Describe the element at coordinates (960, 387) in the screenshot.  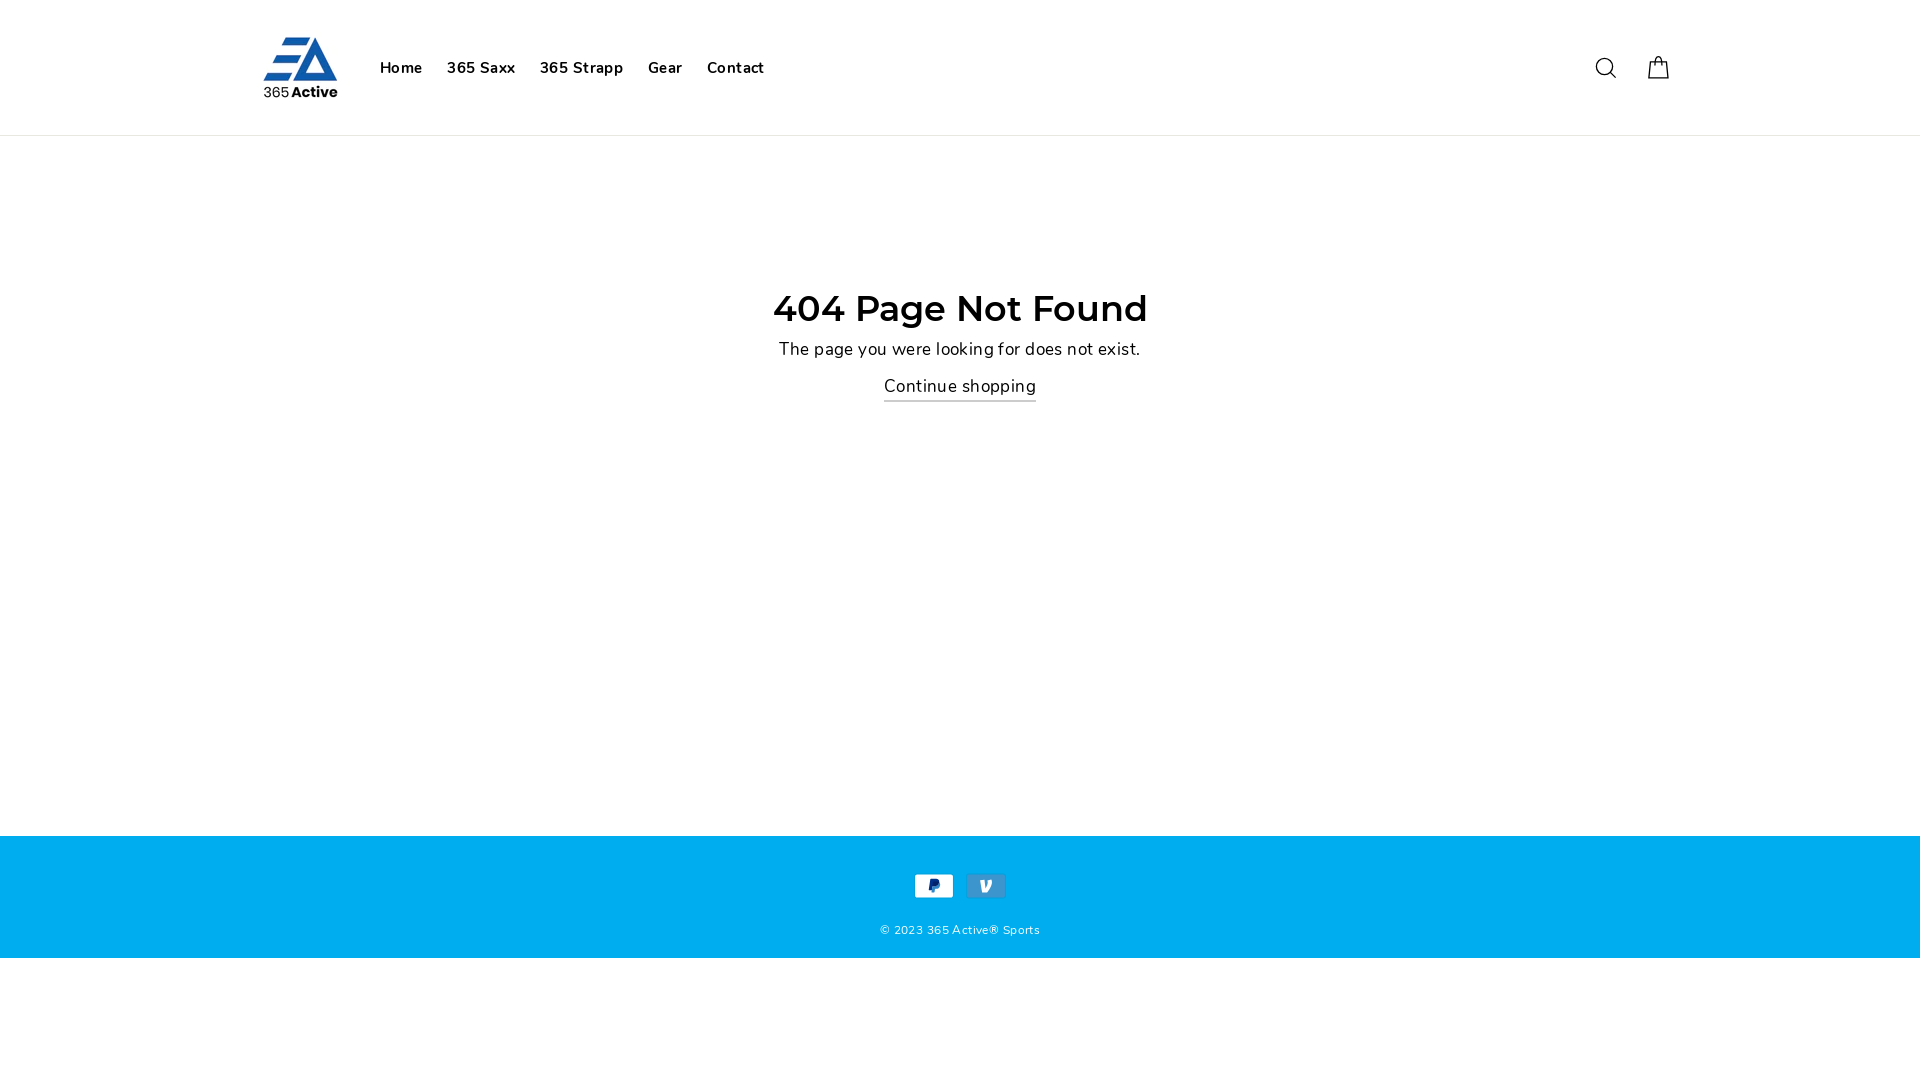
I see `'Continue shopping'` at that location.